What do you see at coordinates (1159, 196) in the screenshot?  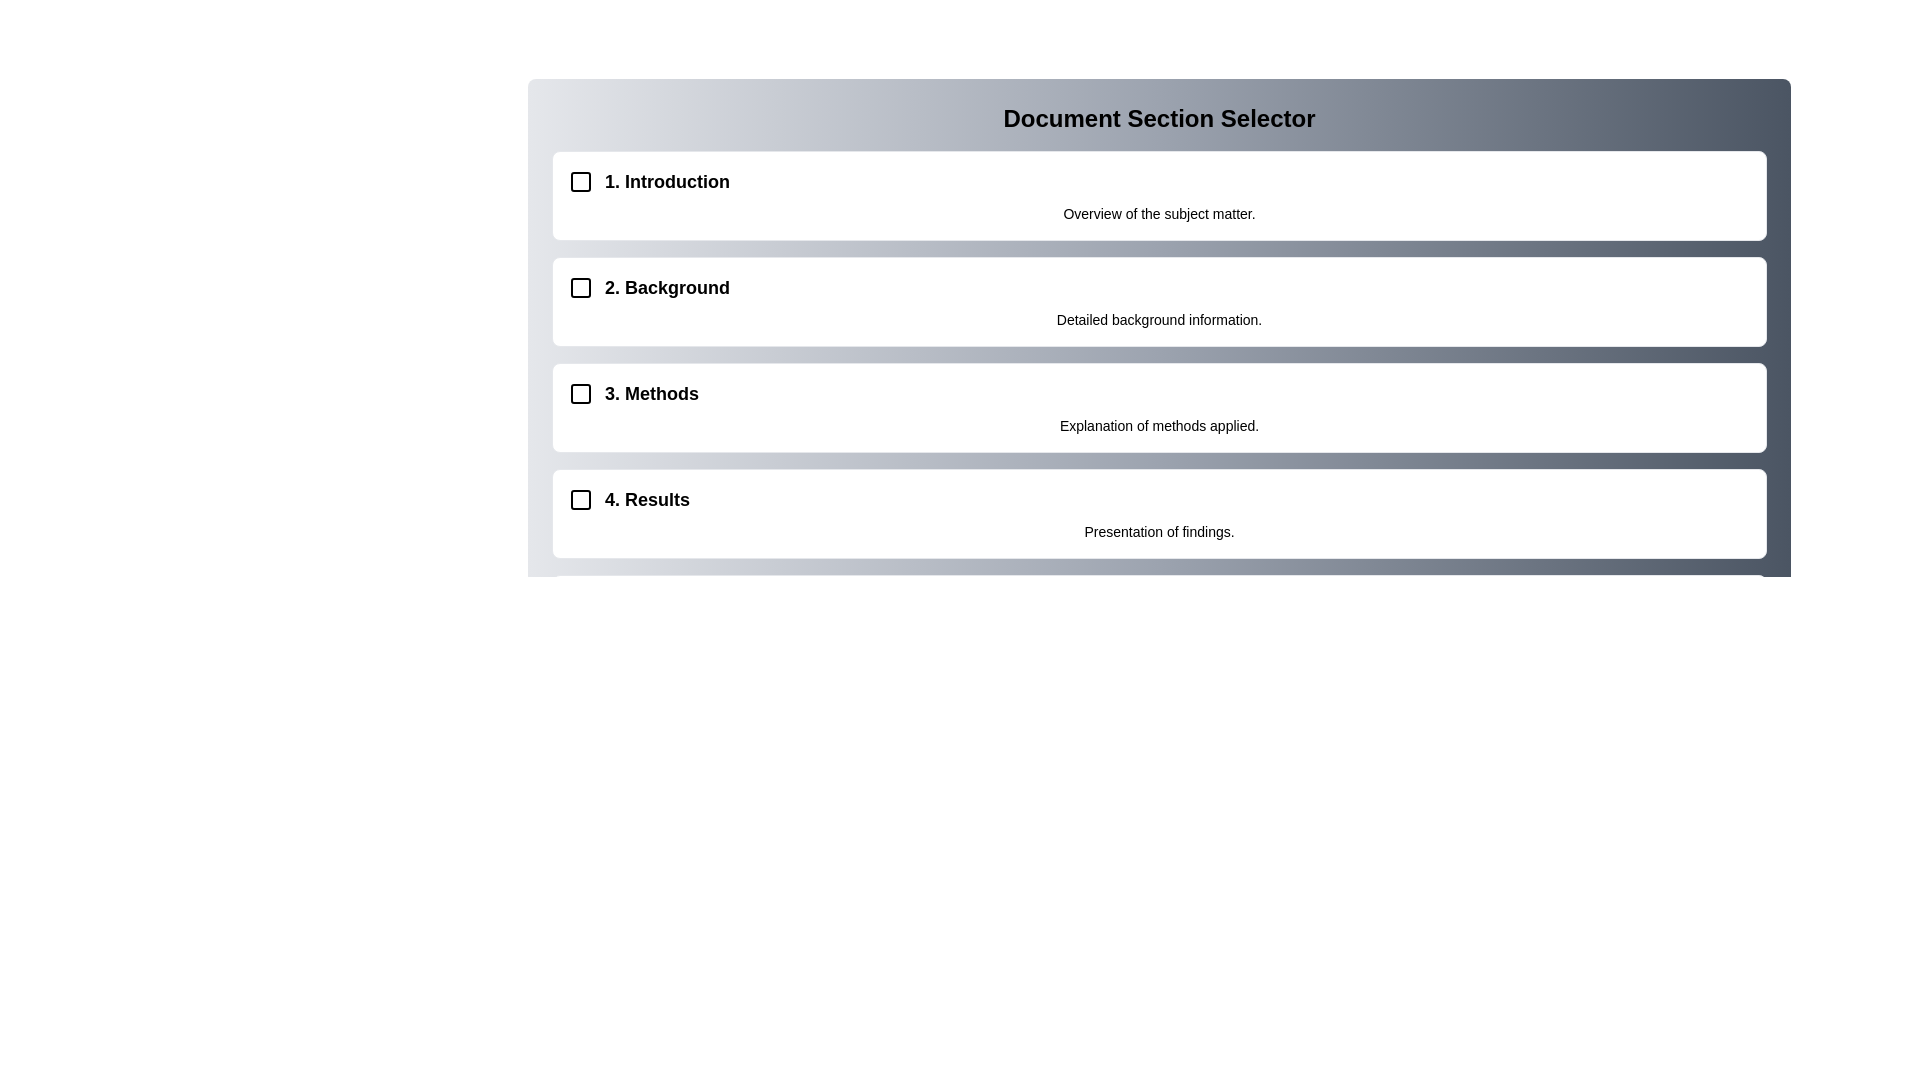 I see `the section card labeled 'Introduction' to view its content` at bounding box center [1159, 196].